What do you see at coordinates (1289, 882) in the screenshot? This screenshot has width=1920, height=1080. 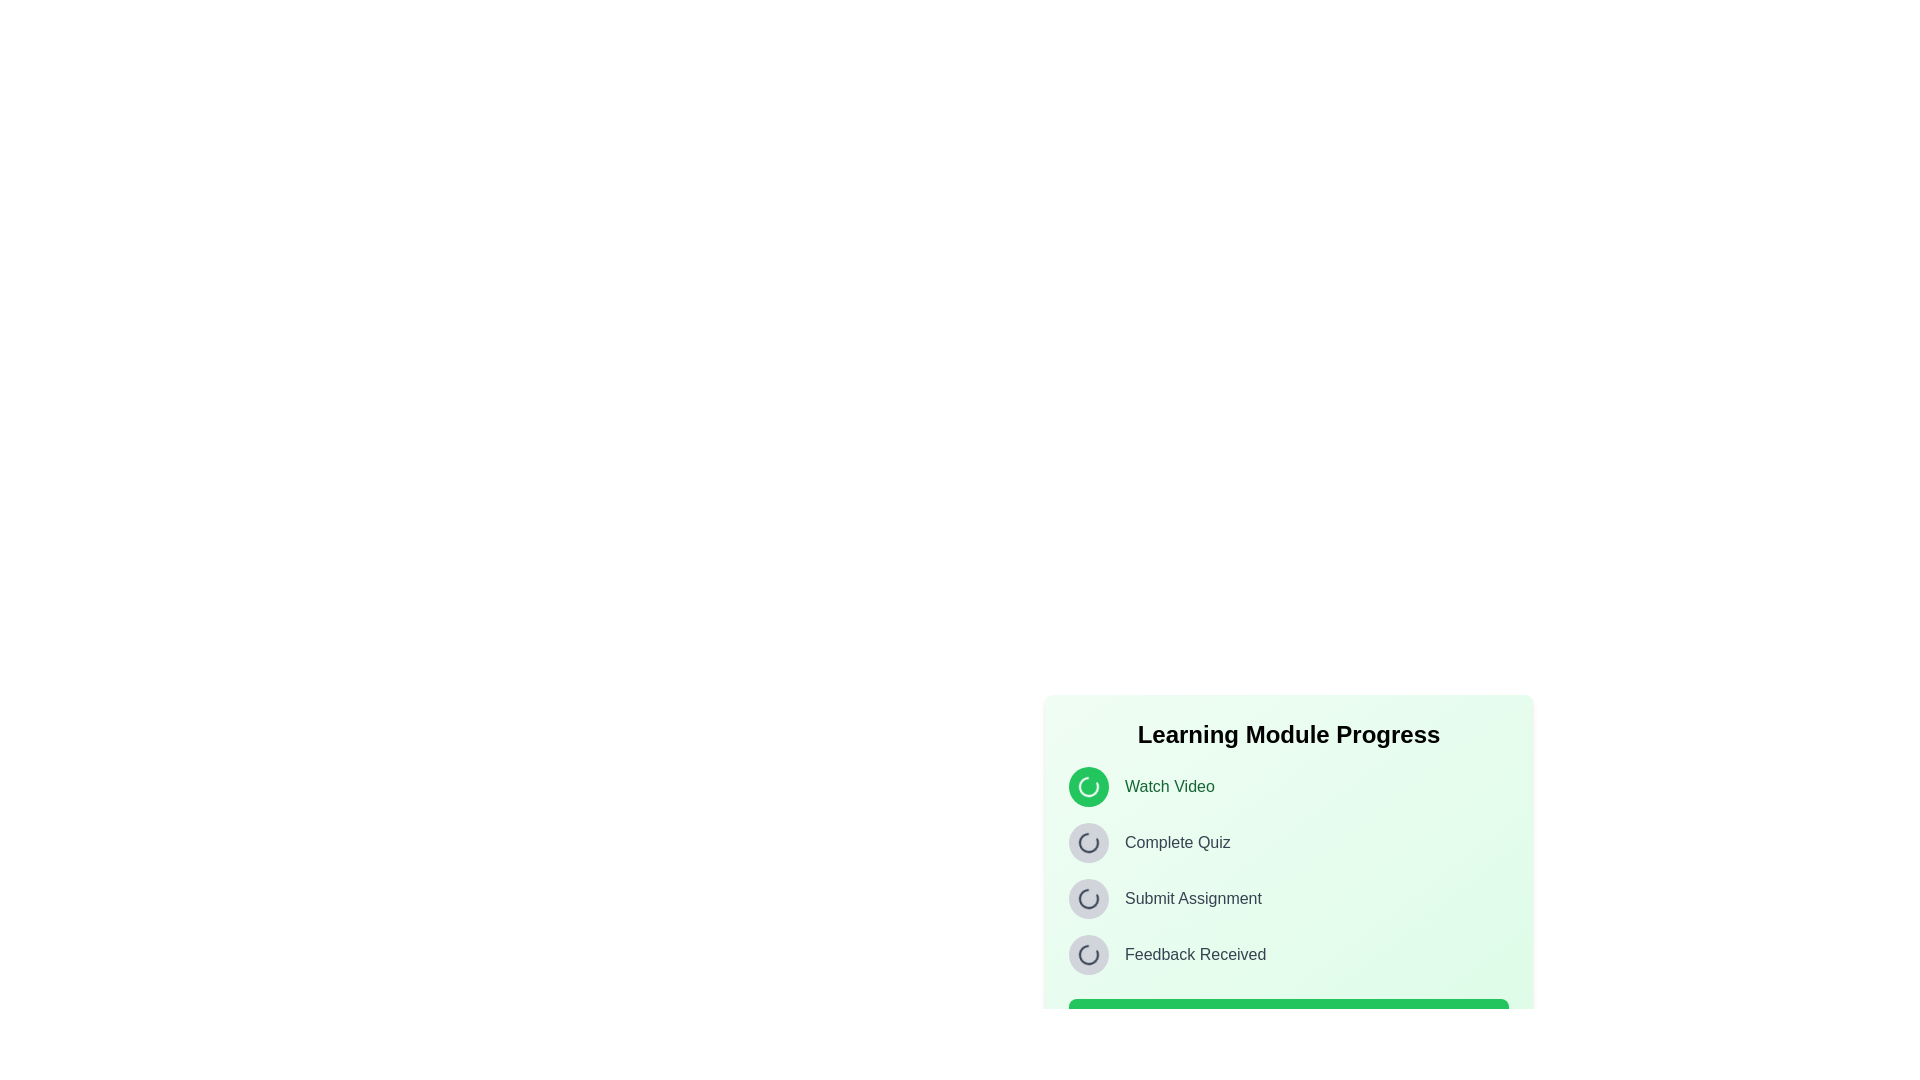 I see `the 'Submit Assignment' task element, which represents the third task in the Learning Module Progress section, indicating it is pending or incomplete` at bounding box center [1289, 882].